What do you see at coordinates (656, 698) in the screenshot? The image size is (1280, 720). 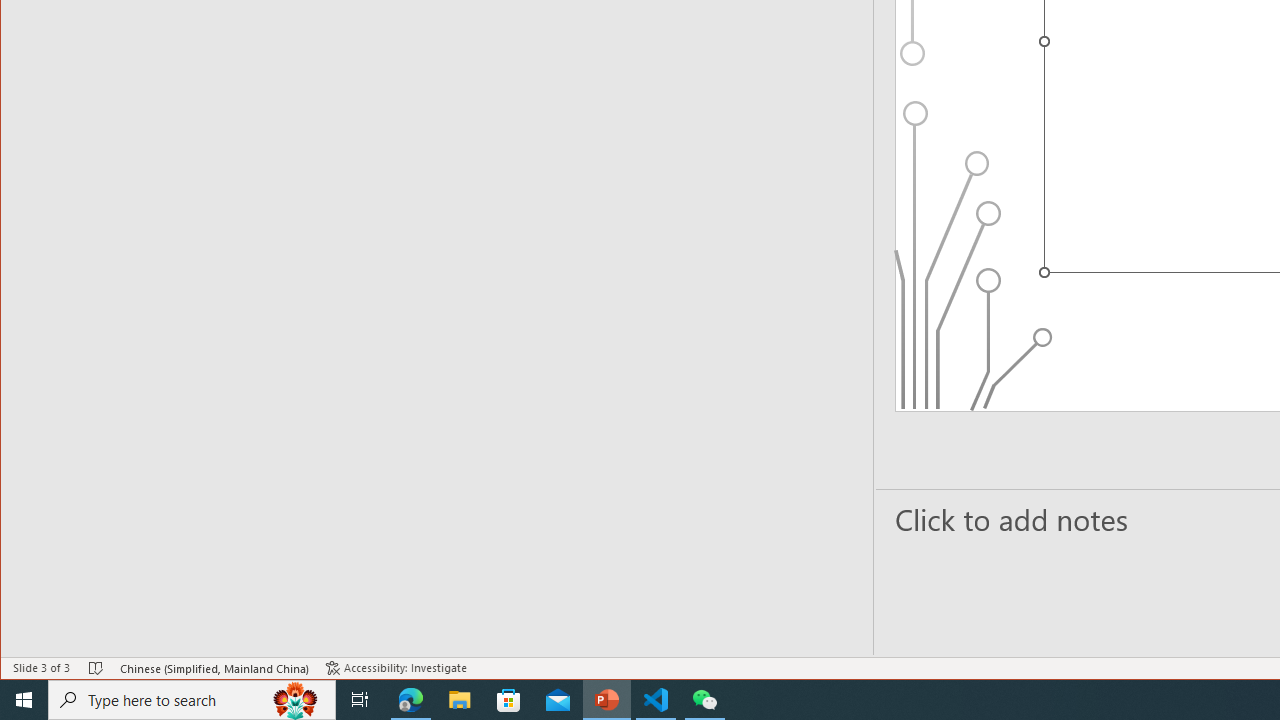 I see `'Visual Studio Code - 1 running window'` at bounding box center [656, 698].